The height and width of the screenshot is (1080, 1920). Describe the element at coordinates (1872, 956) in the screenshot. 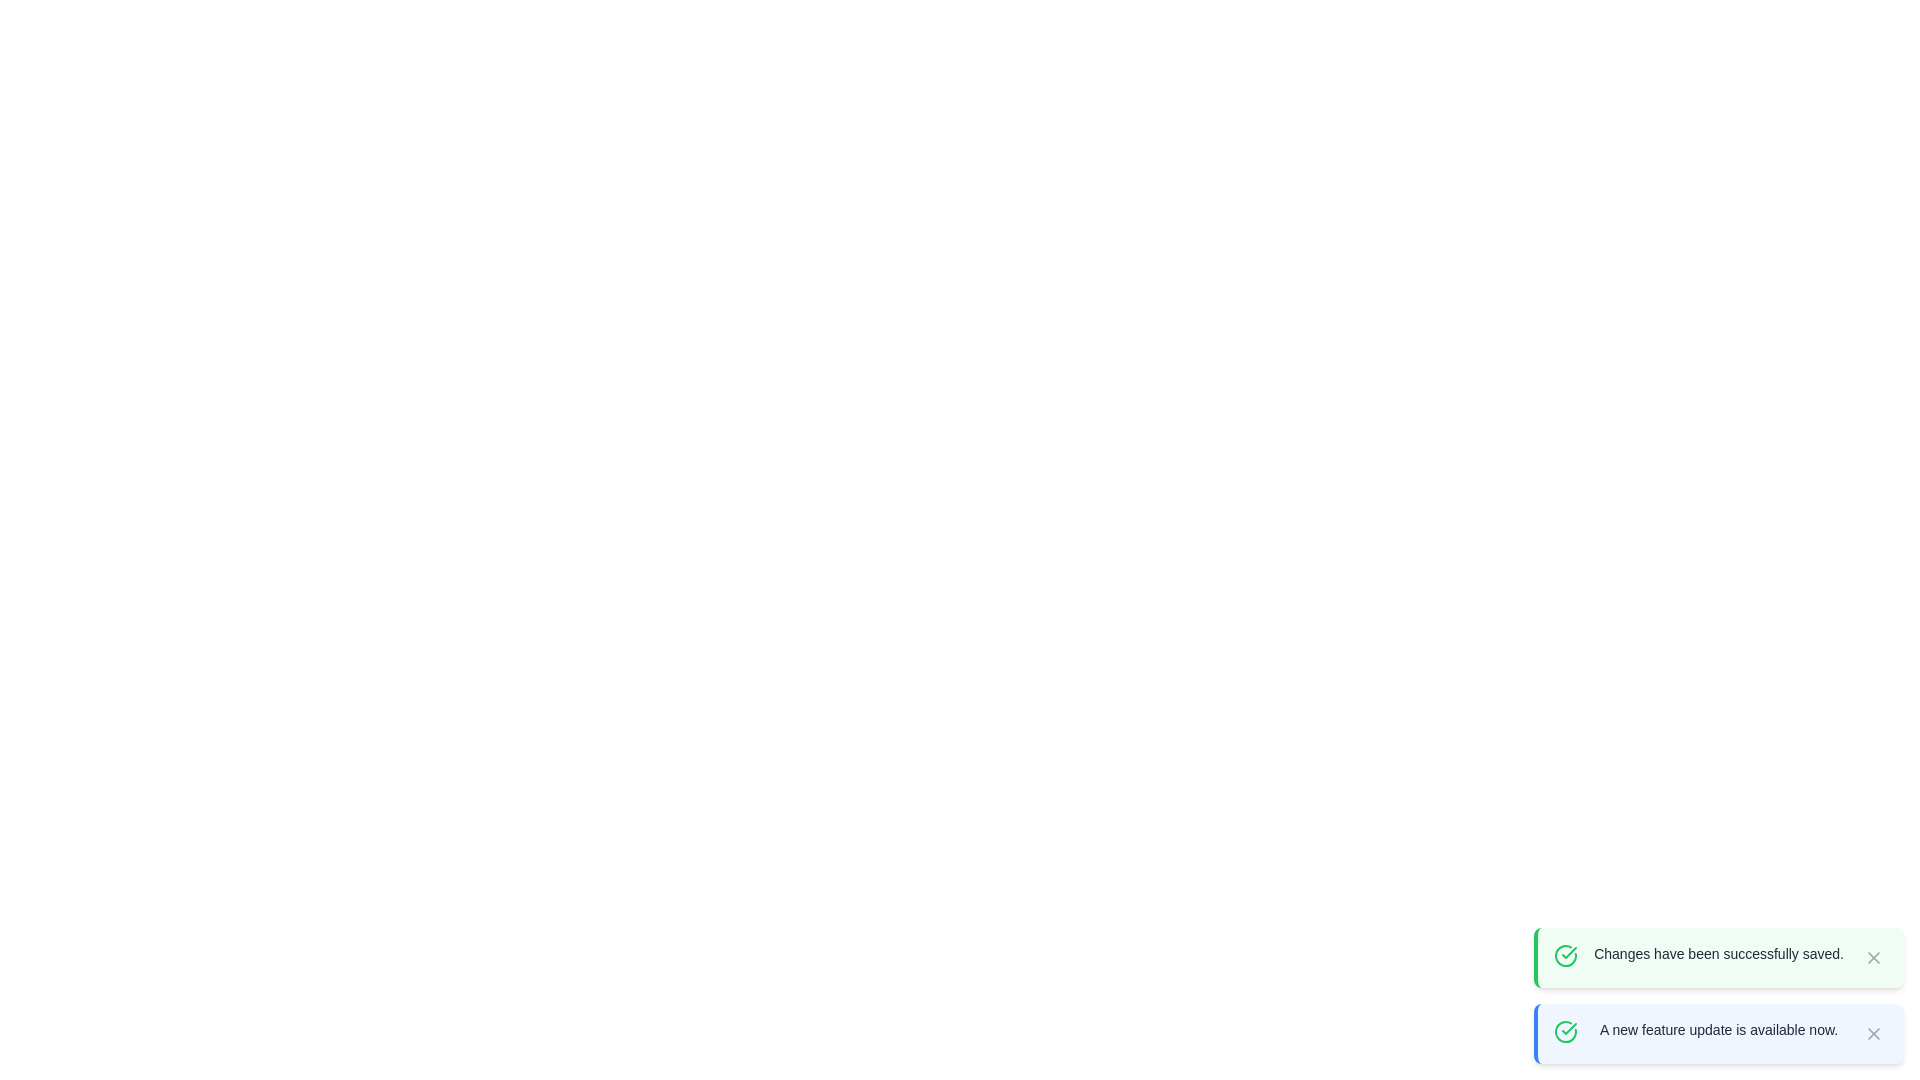

I see `the close button of the notification with the message 'Changes have been successfully saved.'` at that location.